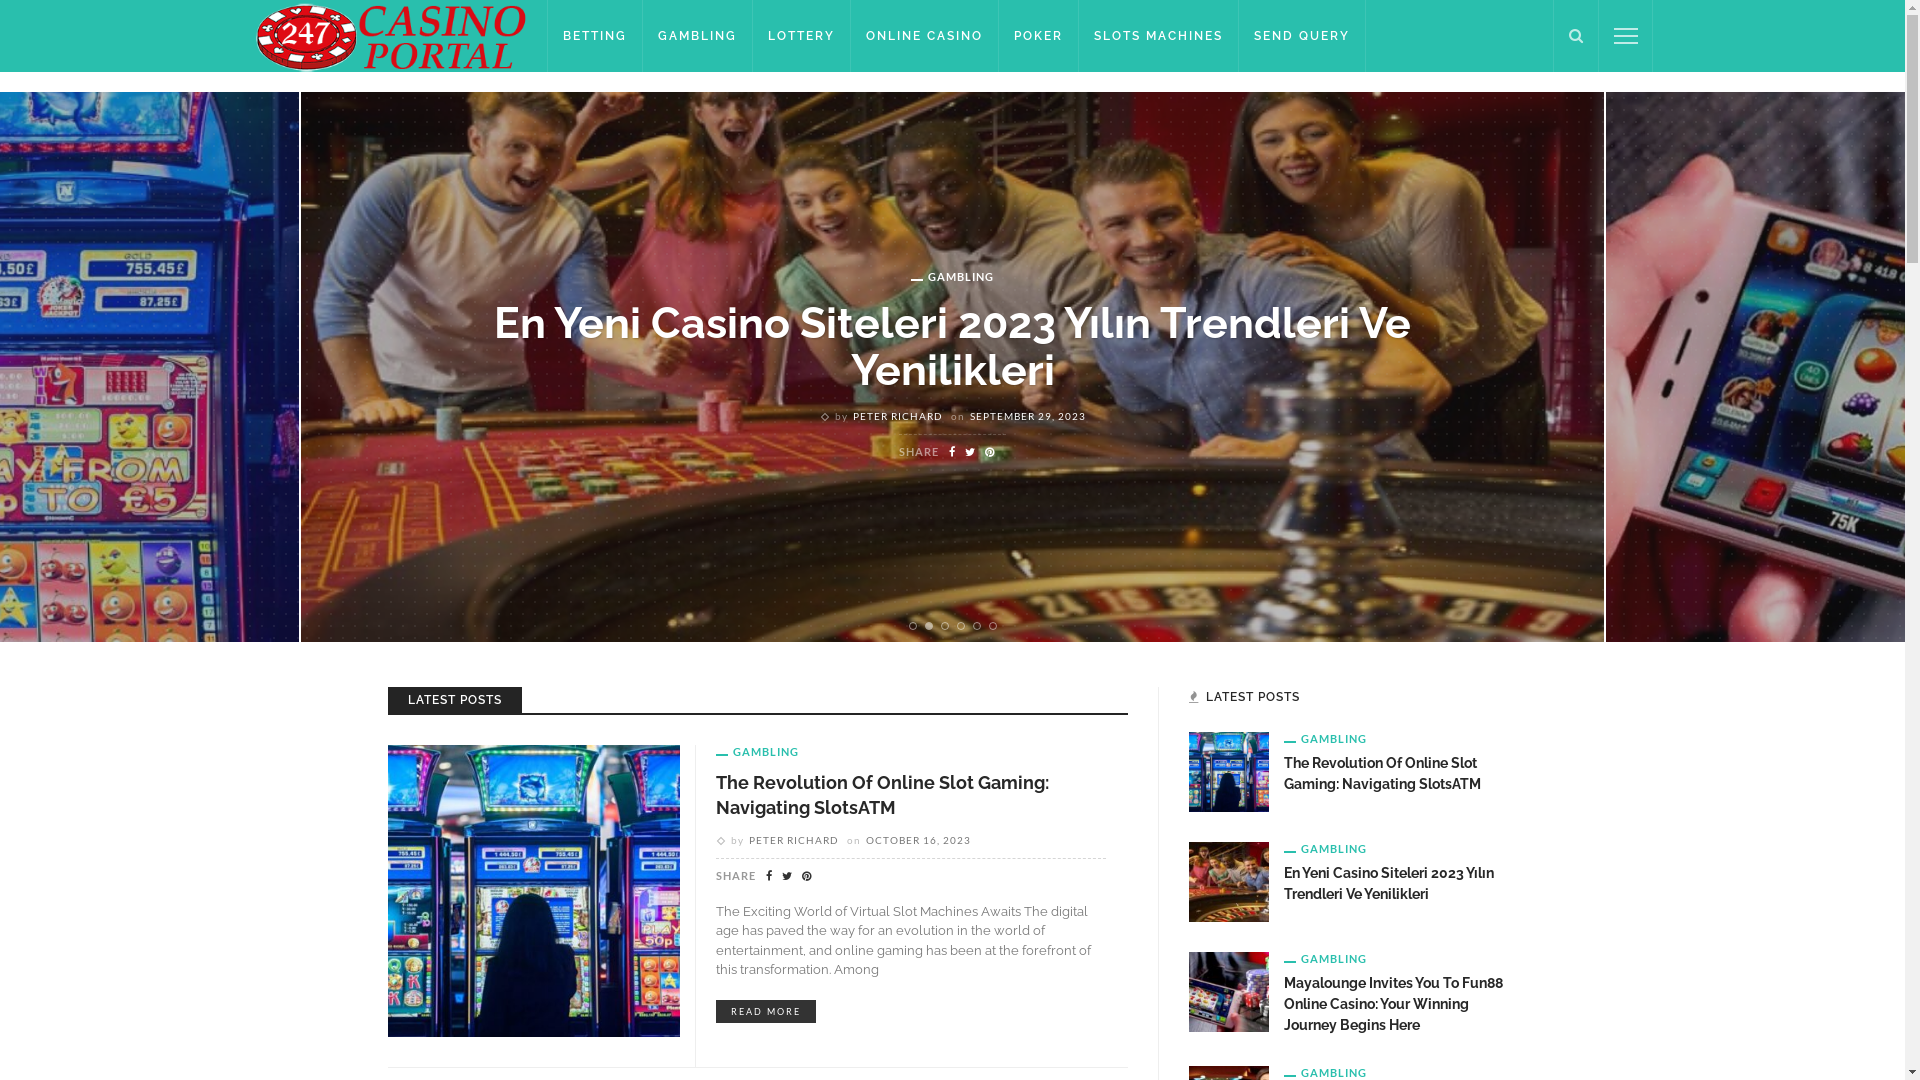 This screenshot has width=1920, height=1080. What do you see at coordinates (752, 35) in the screenshot?
I see `'LOTTERY'` at bounding box center [752, 35].